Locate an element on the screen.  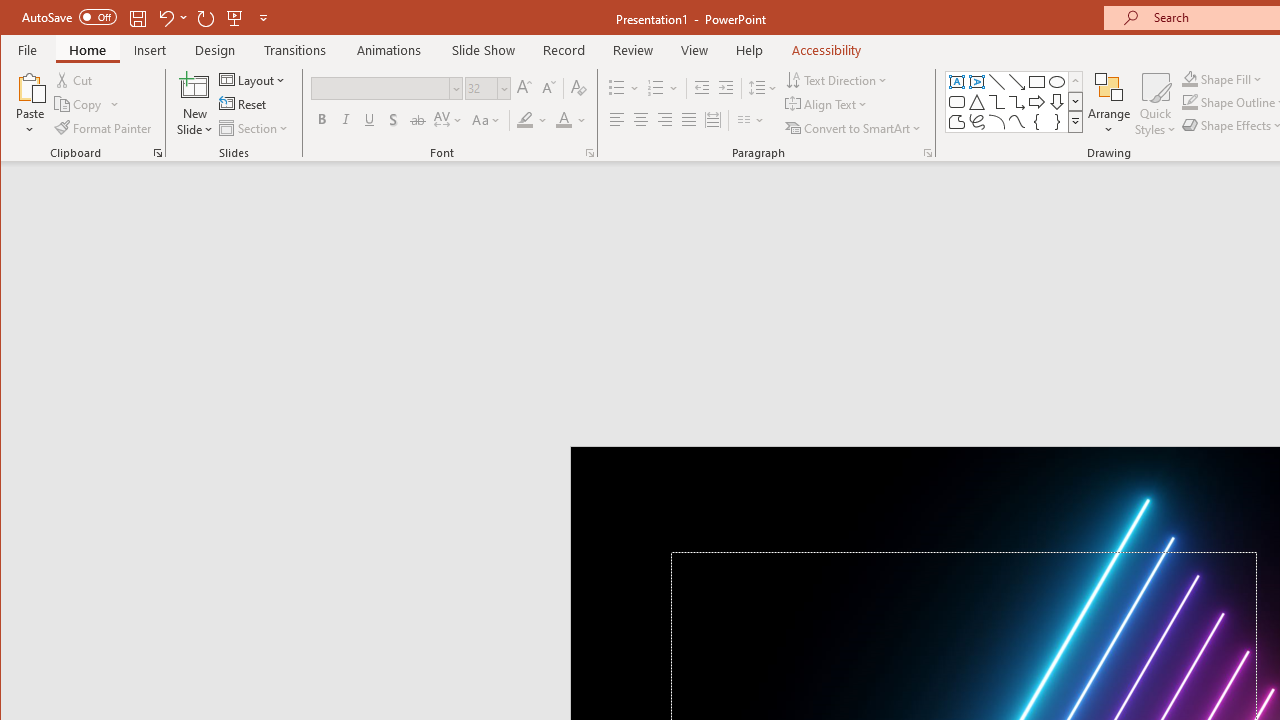
'Line Arrow' is located at coordinates (1016, 81).